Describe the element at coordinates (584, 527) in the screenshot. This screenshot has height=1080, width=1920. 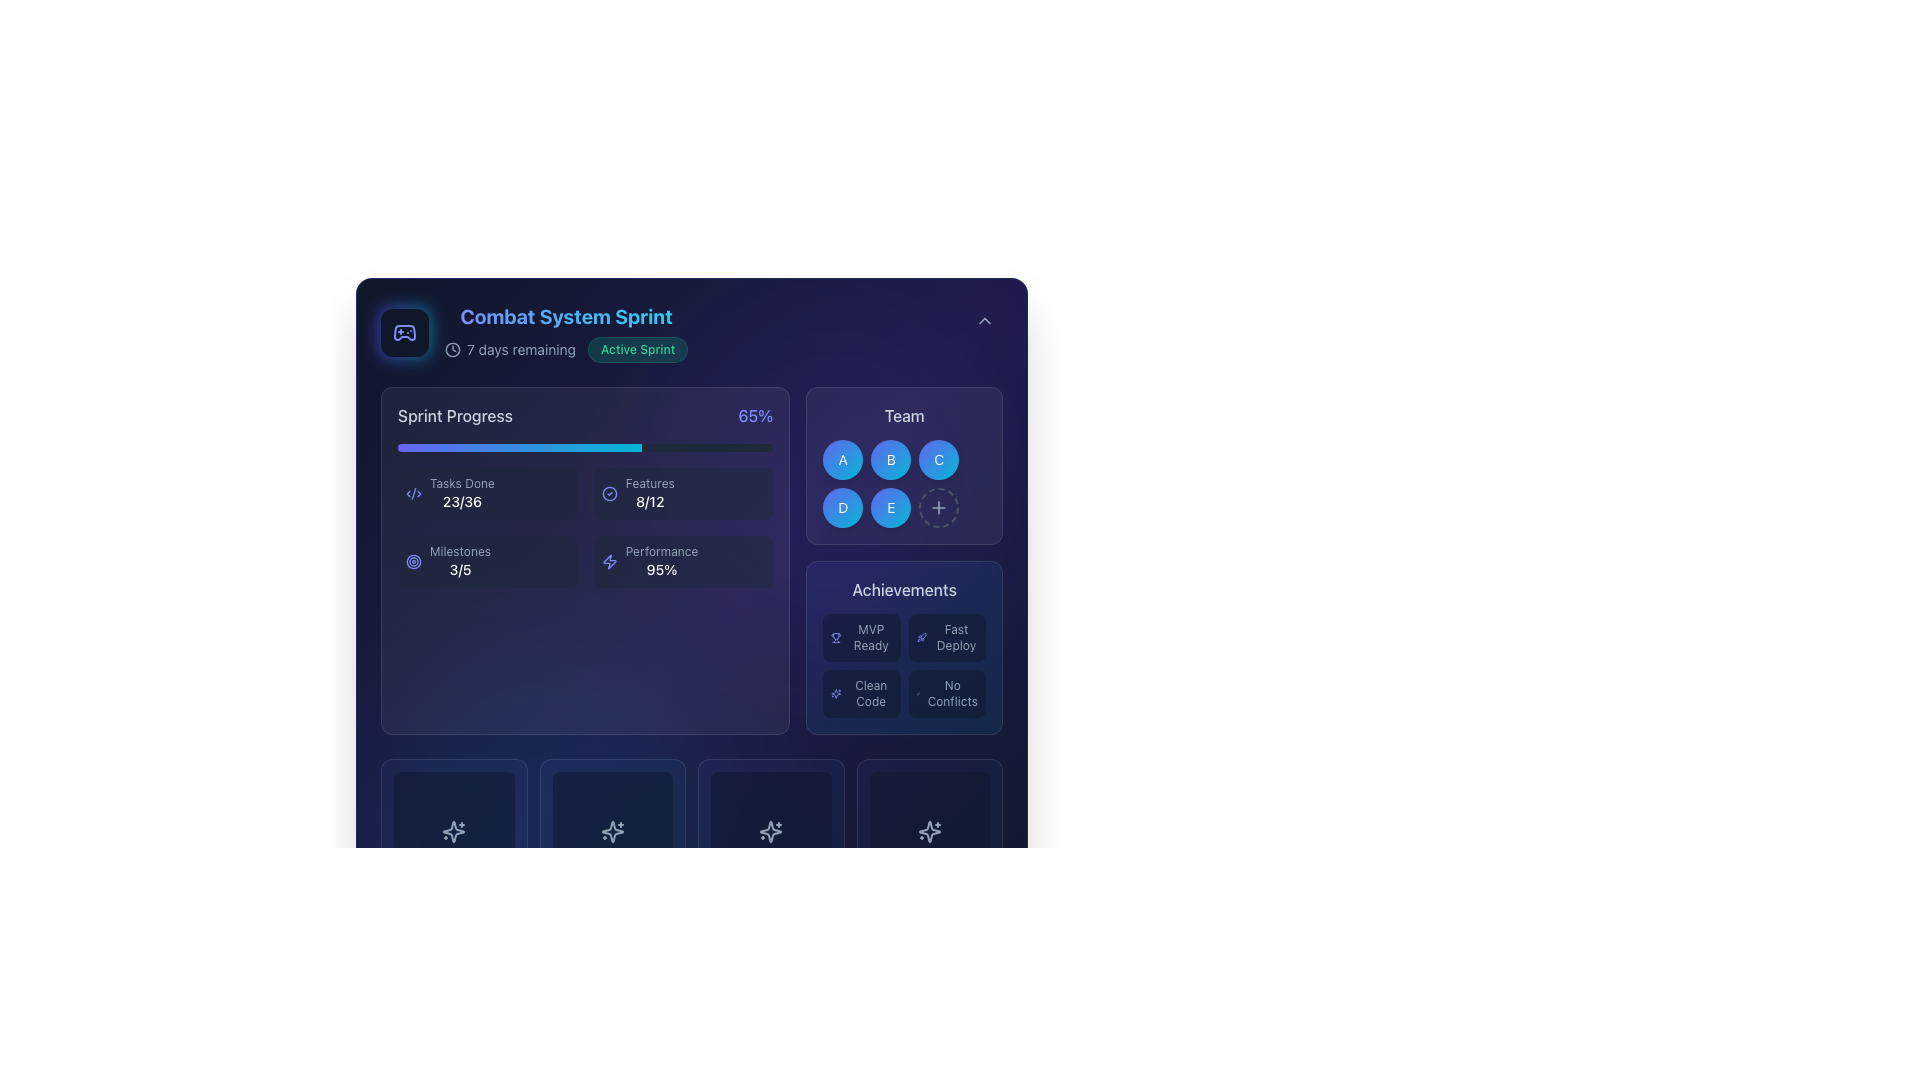
I see `the Info grid containing labeled progress metrics located in the 'Sprint Progress' section, directly under the progress bar` at that location.